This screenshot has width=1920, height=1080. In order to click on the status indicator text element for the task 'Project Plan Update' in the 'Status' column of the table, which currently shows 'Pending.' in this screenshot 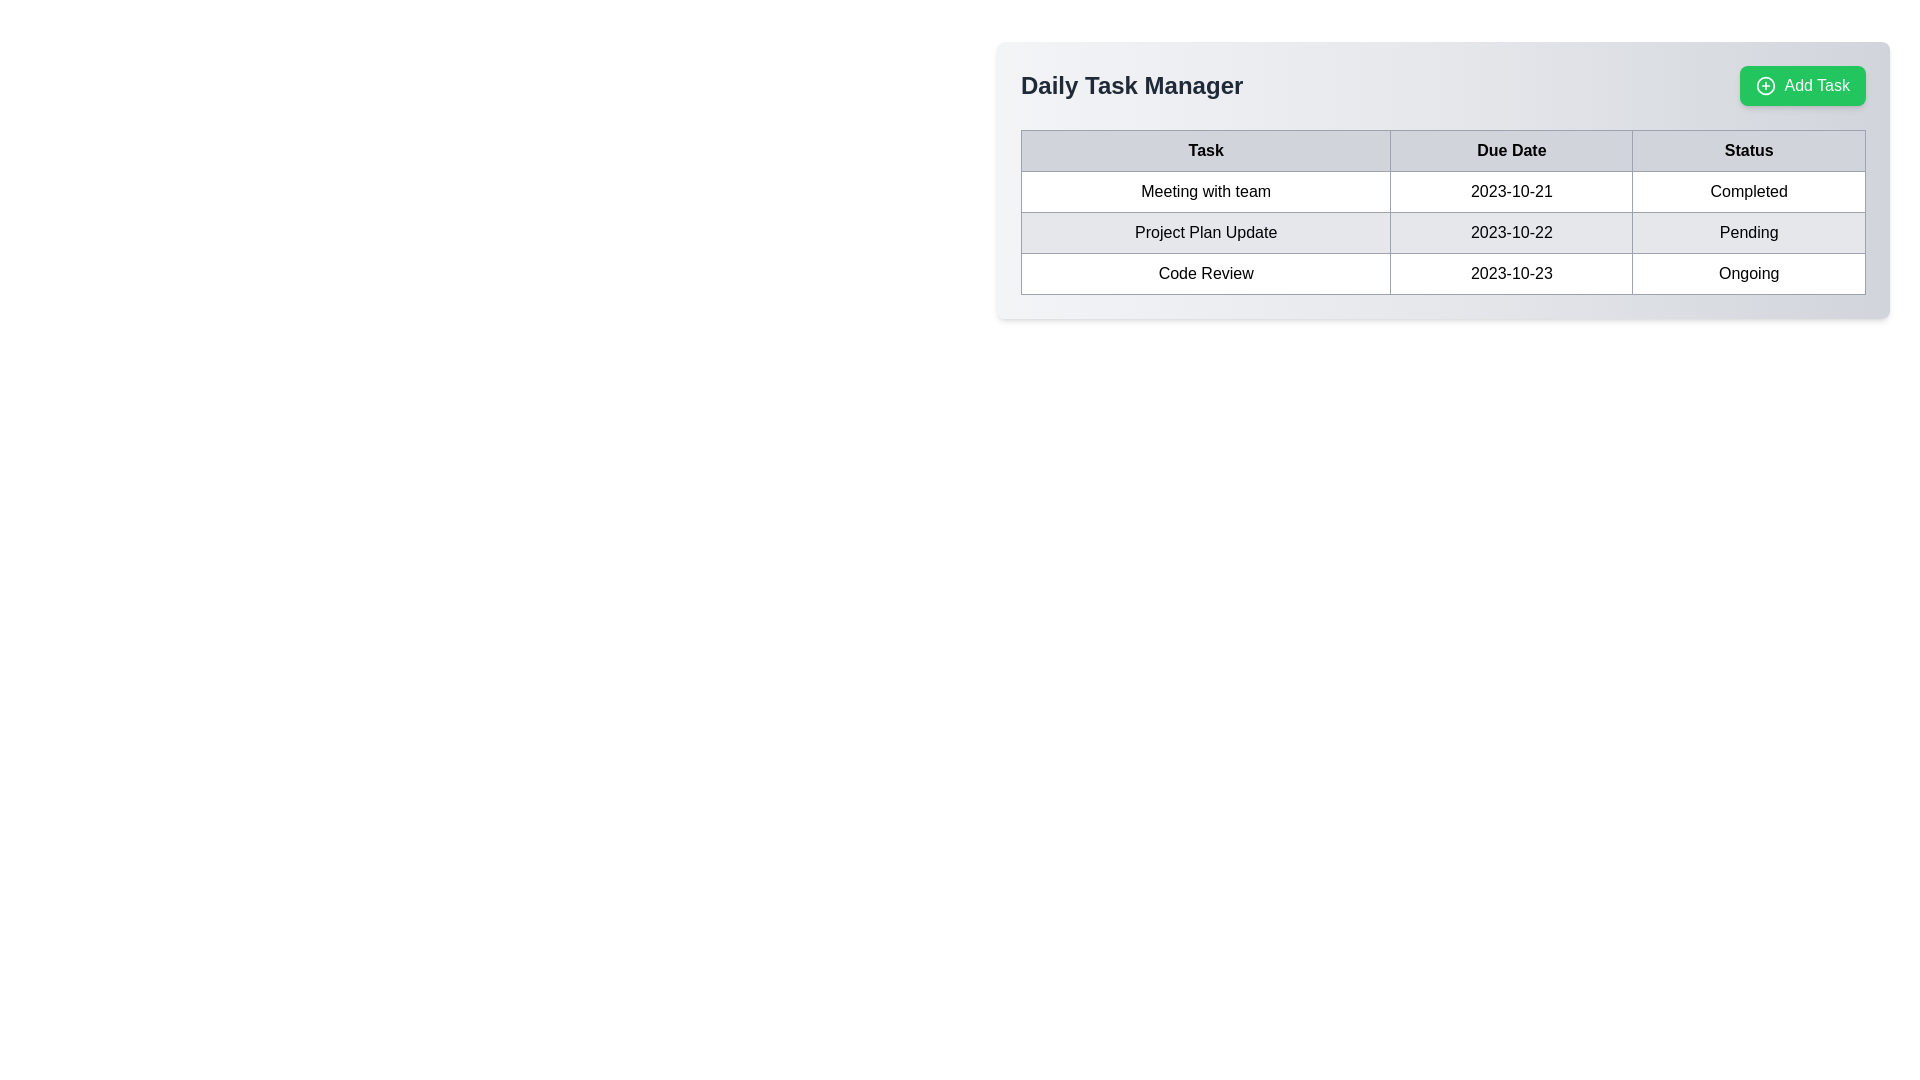, I will do `click(1748, 231)`.